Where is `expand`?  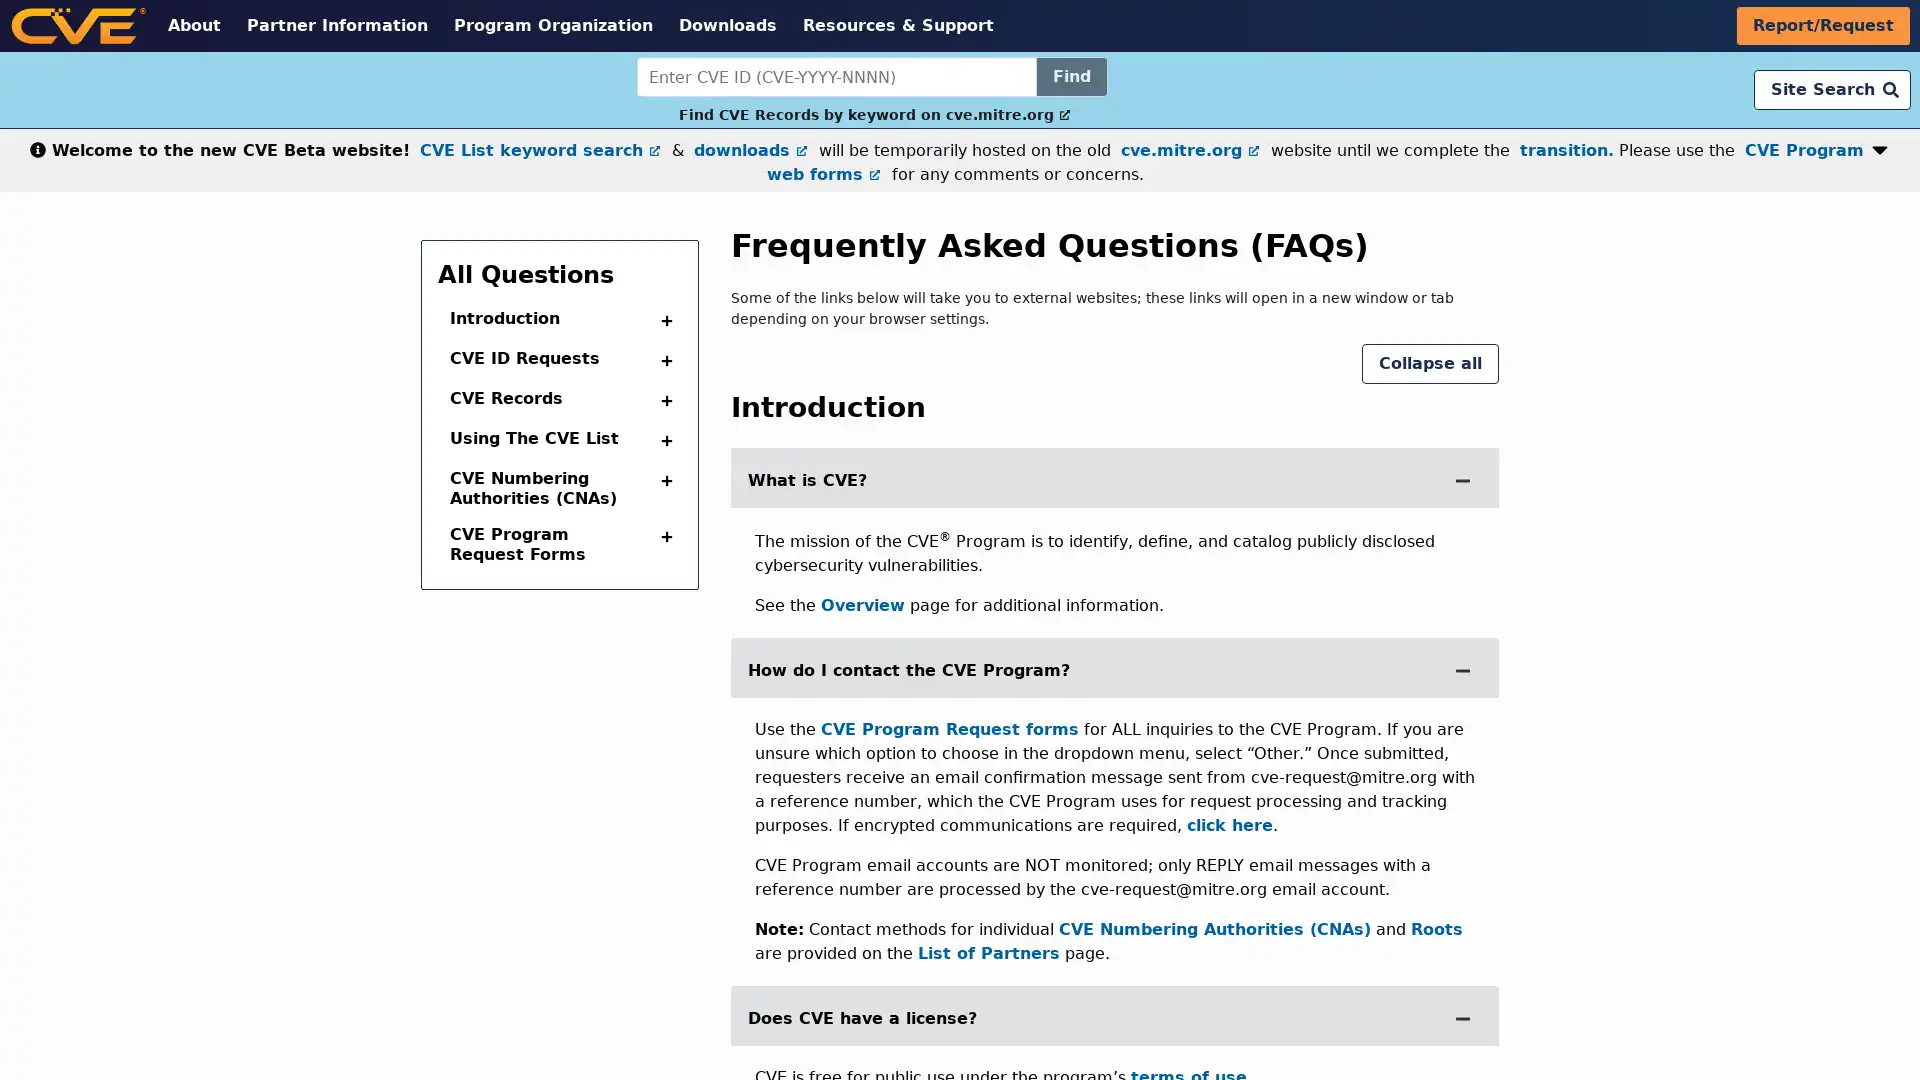
expand is located at coordinates (1463, 670).